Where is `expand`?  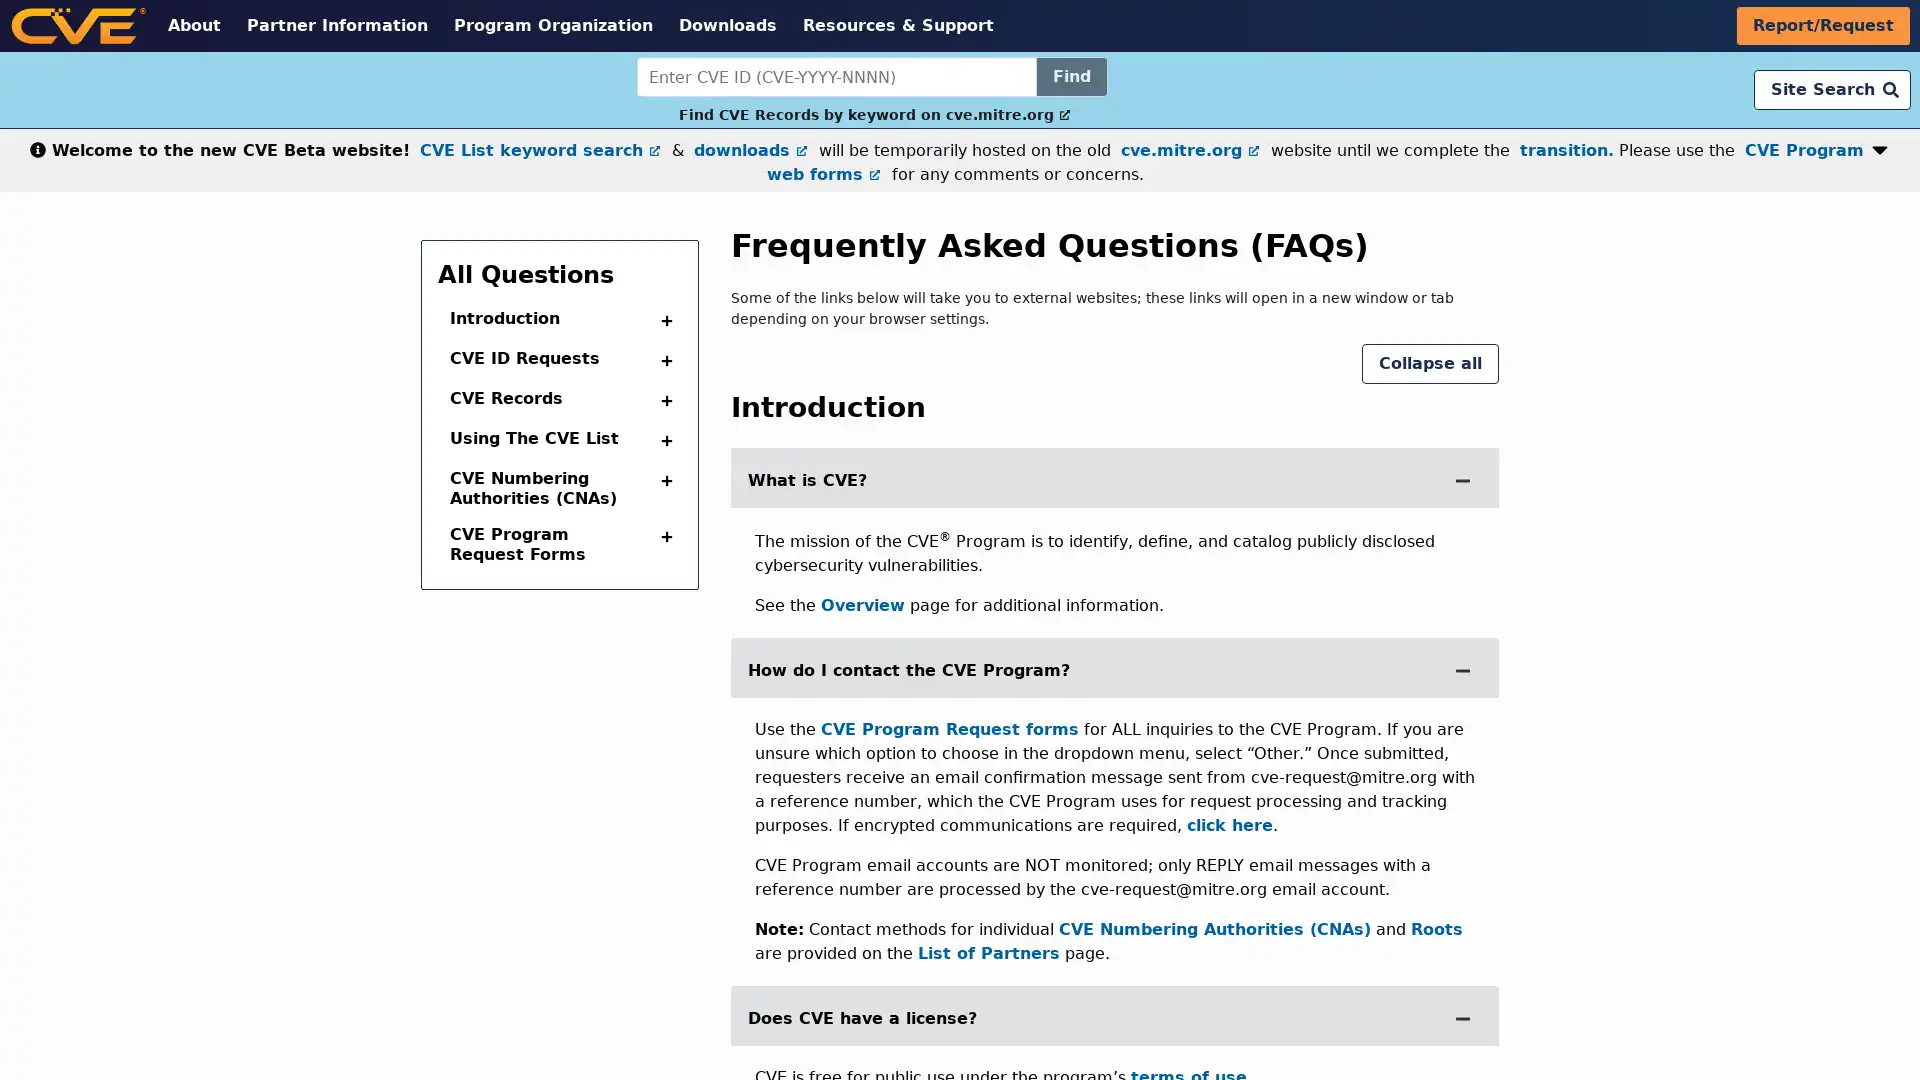
expand is located at coordinates (1463, 670).